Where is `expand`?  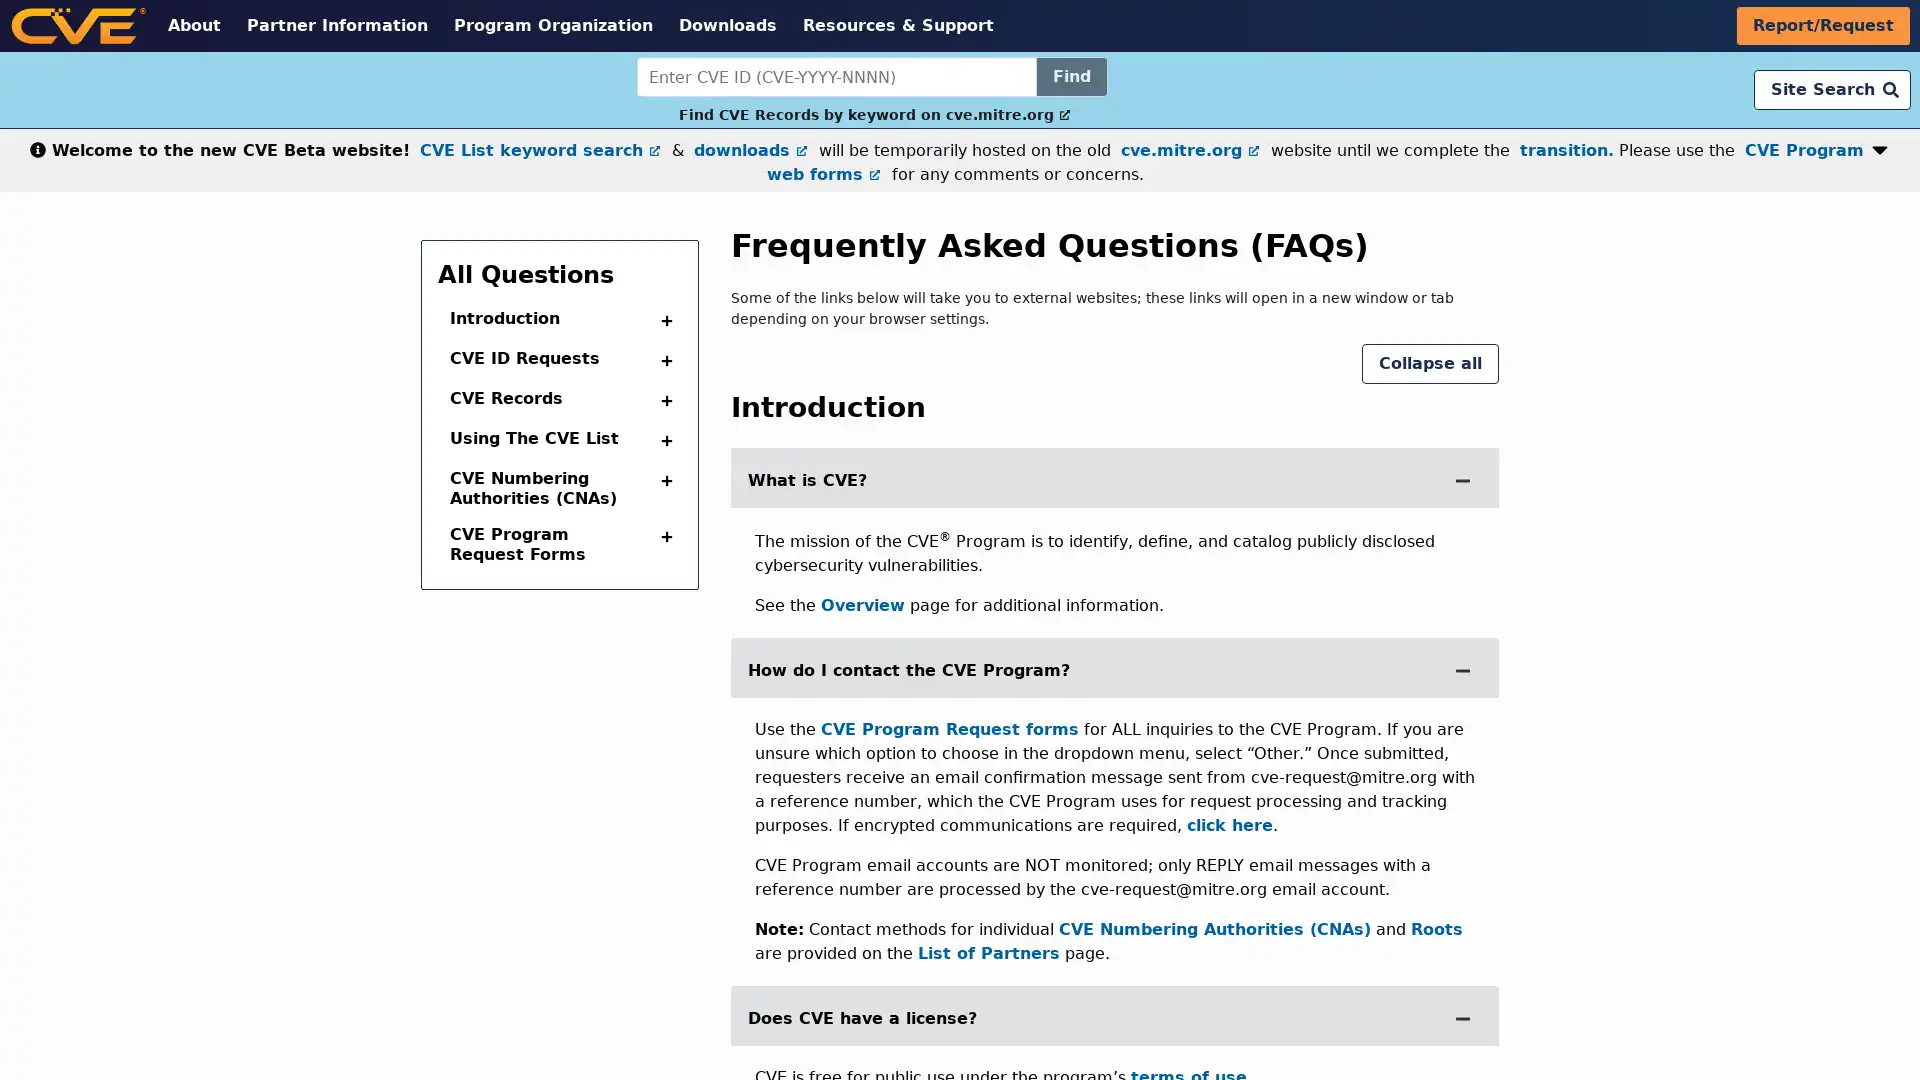
expand is located at coordinates (1463, 670).